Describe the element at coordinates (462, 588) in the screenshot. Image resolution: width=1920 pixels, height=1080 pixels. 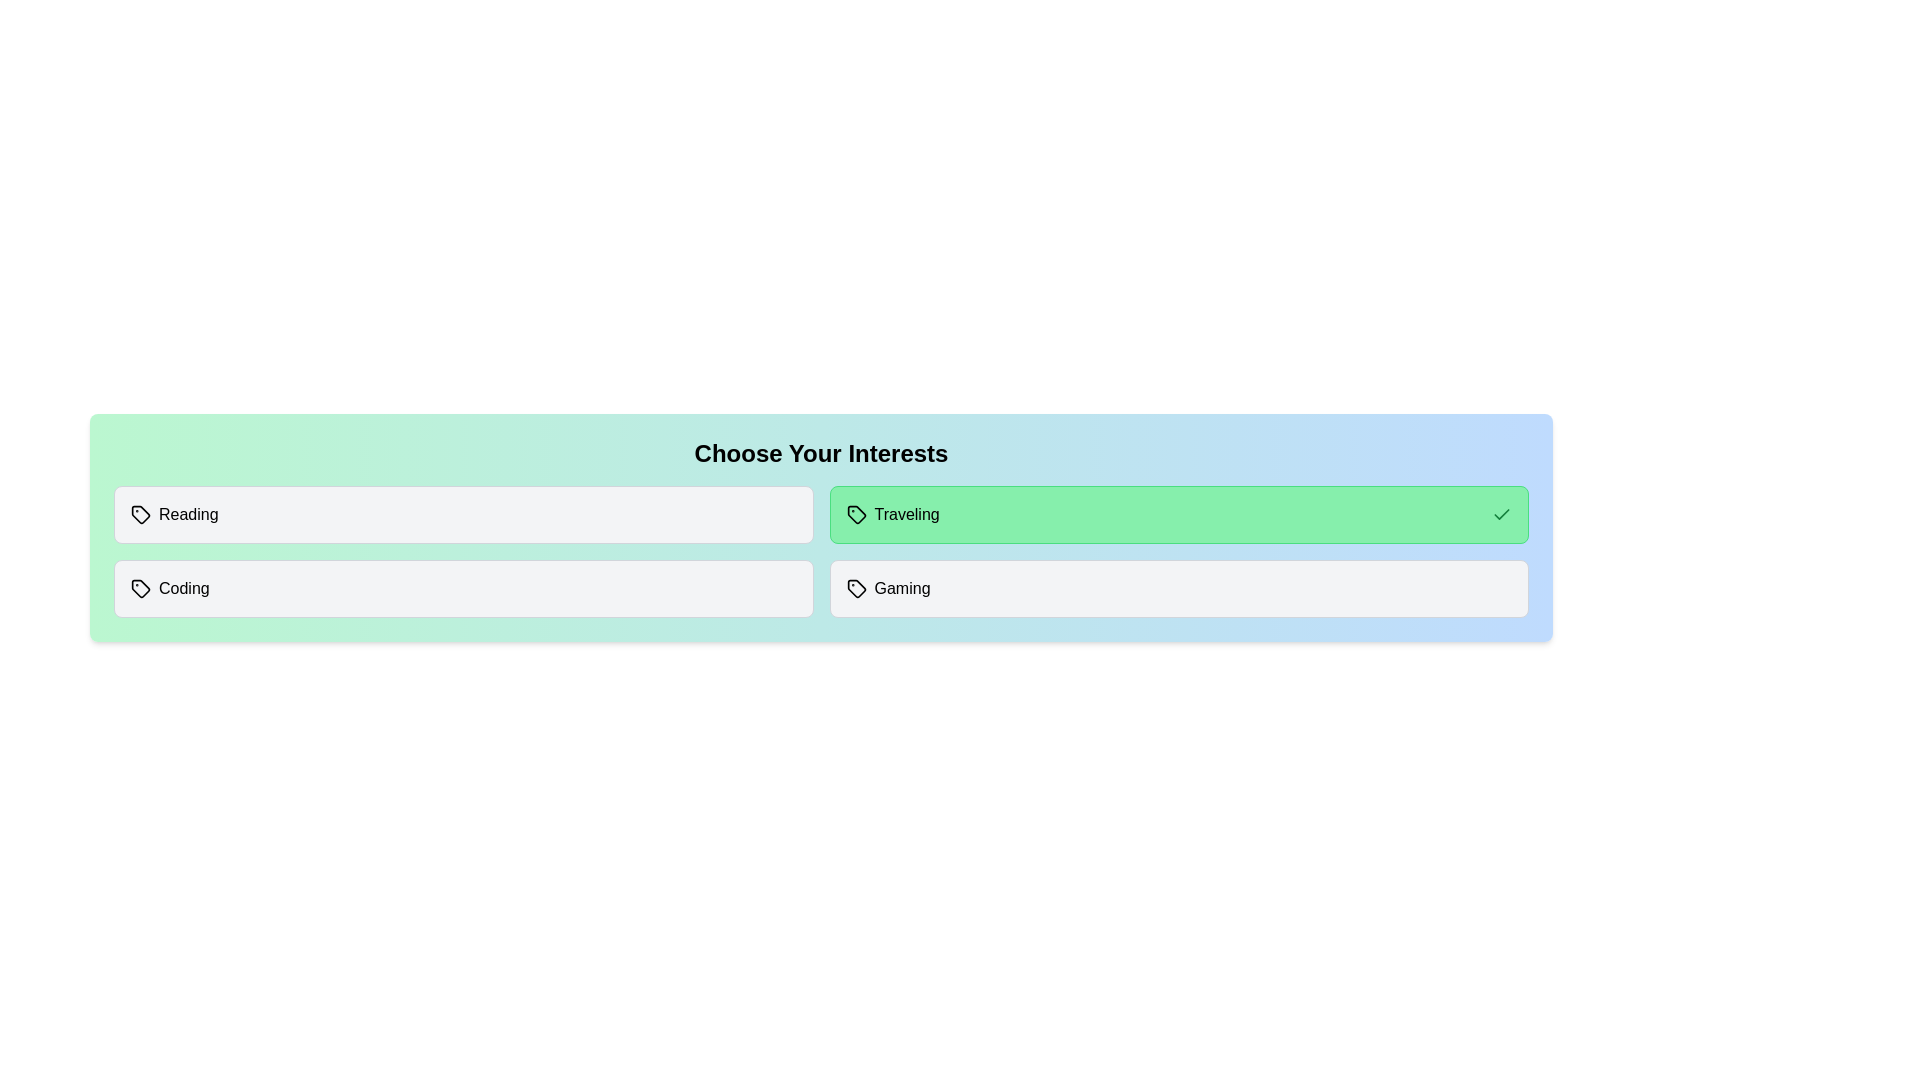
I see `the interest button labeled Coding` at that location.